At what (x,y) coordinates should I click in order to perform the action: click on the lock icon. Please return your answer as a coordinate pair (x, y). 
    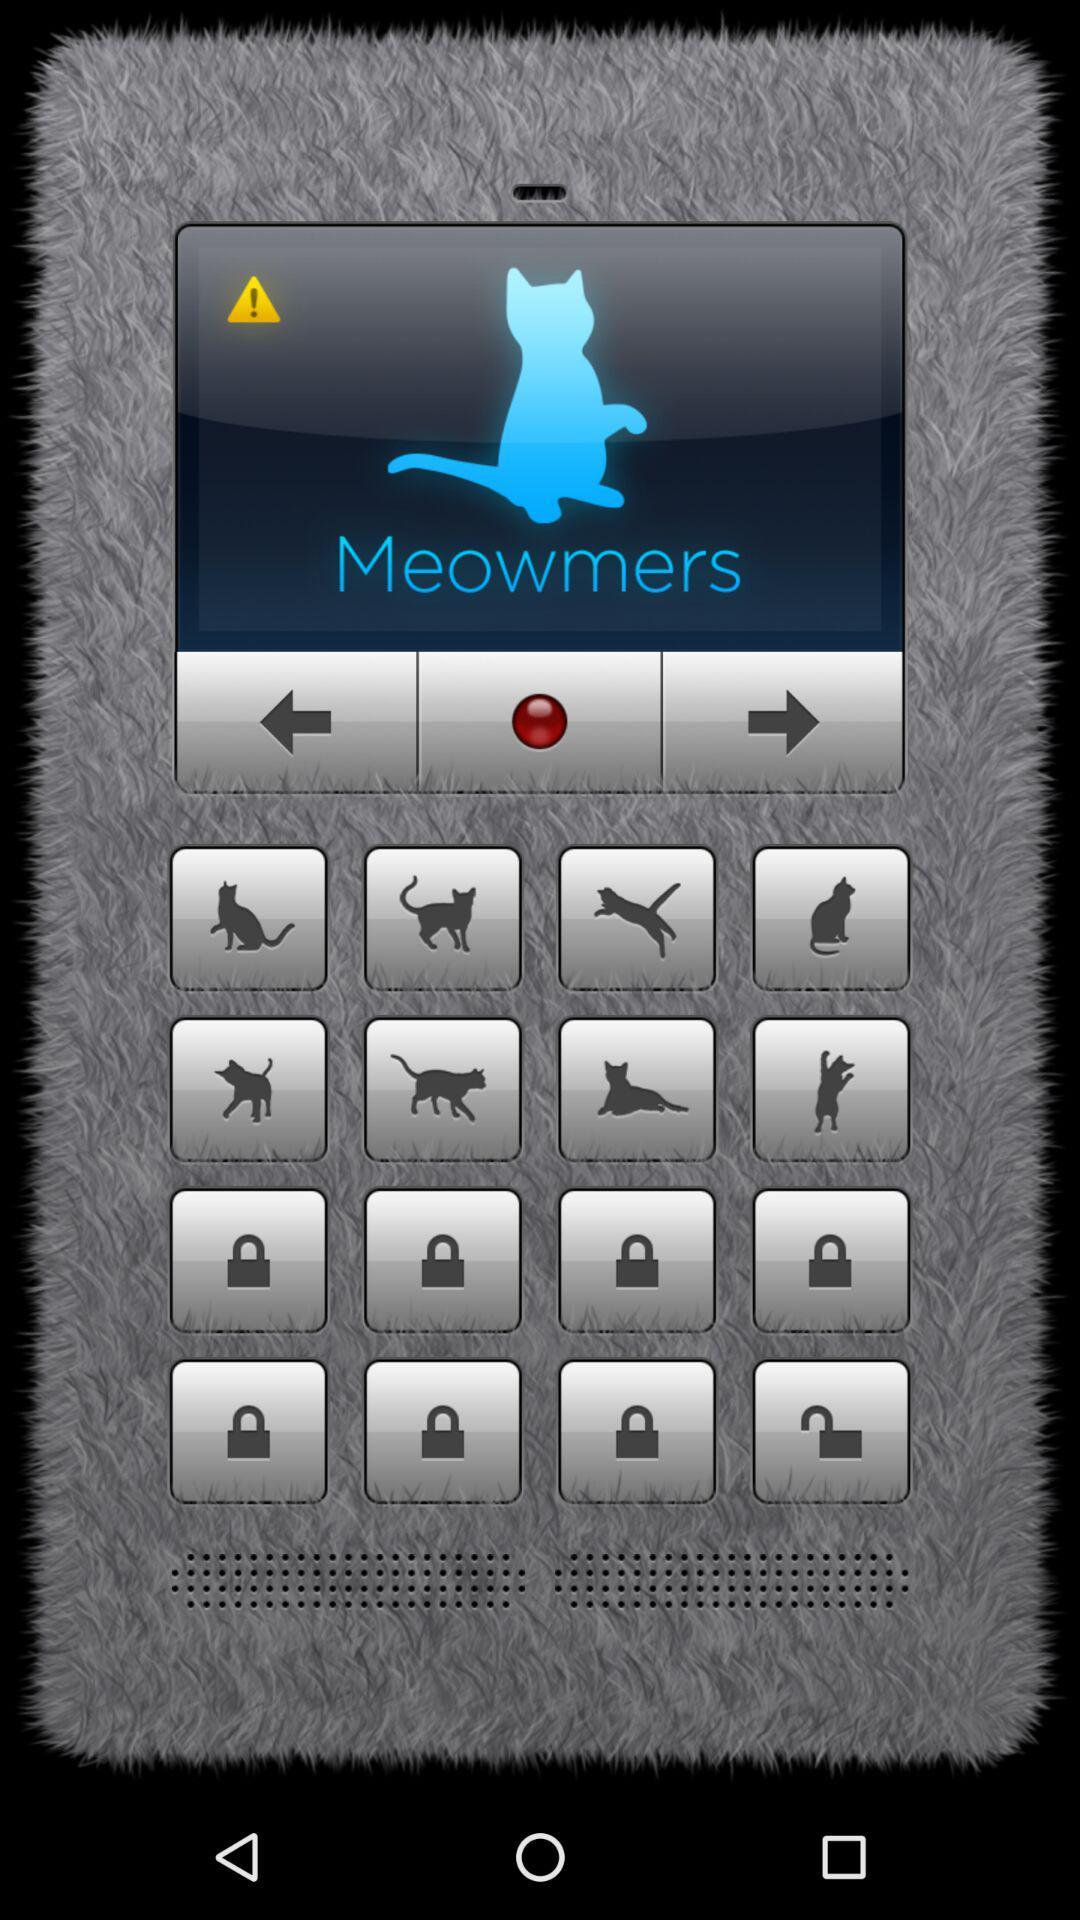
    Looking at the image, I should click on (637, 1360).